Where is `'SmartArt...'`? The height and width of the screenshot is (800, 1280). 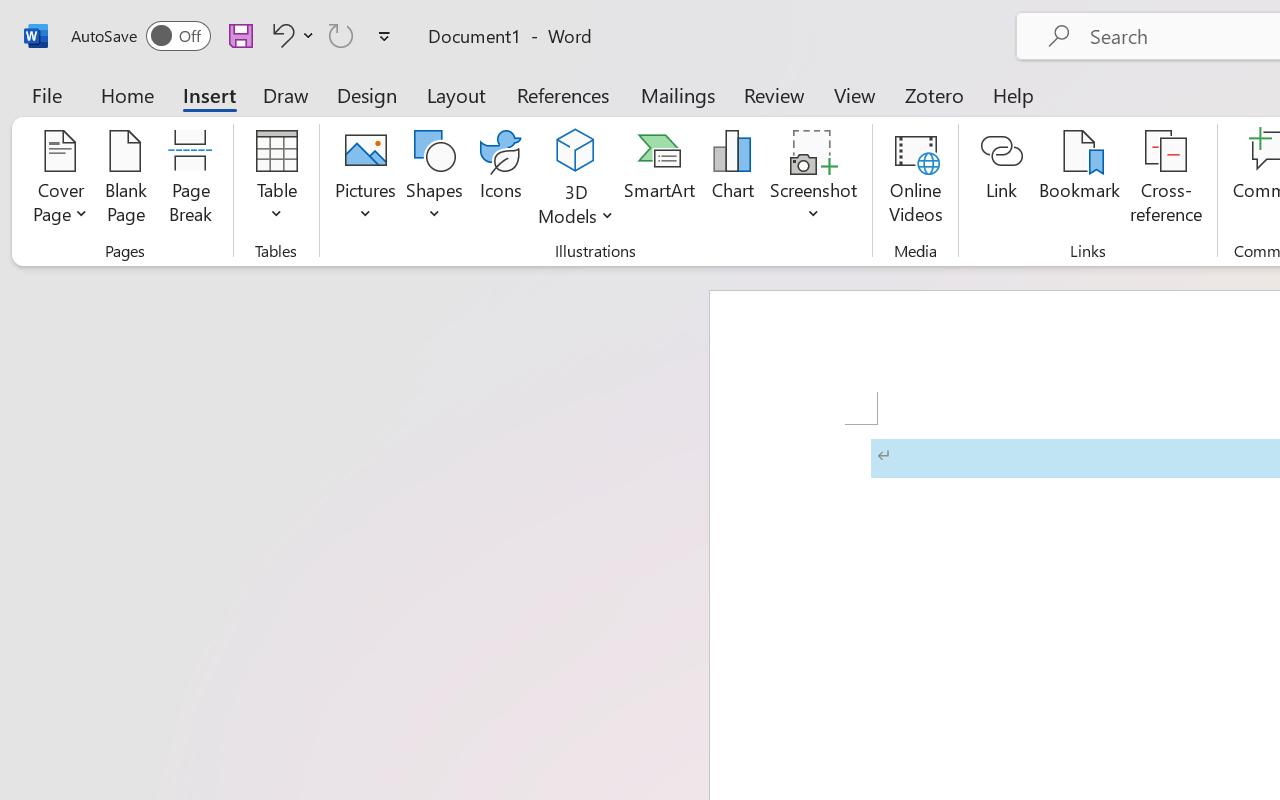
'SmartArt...' is located at coordinates (659, 179).